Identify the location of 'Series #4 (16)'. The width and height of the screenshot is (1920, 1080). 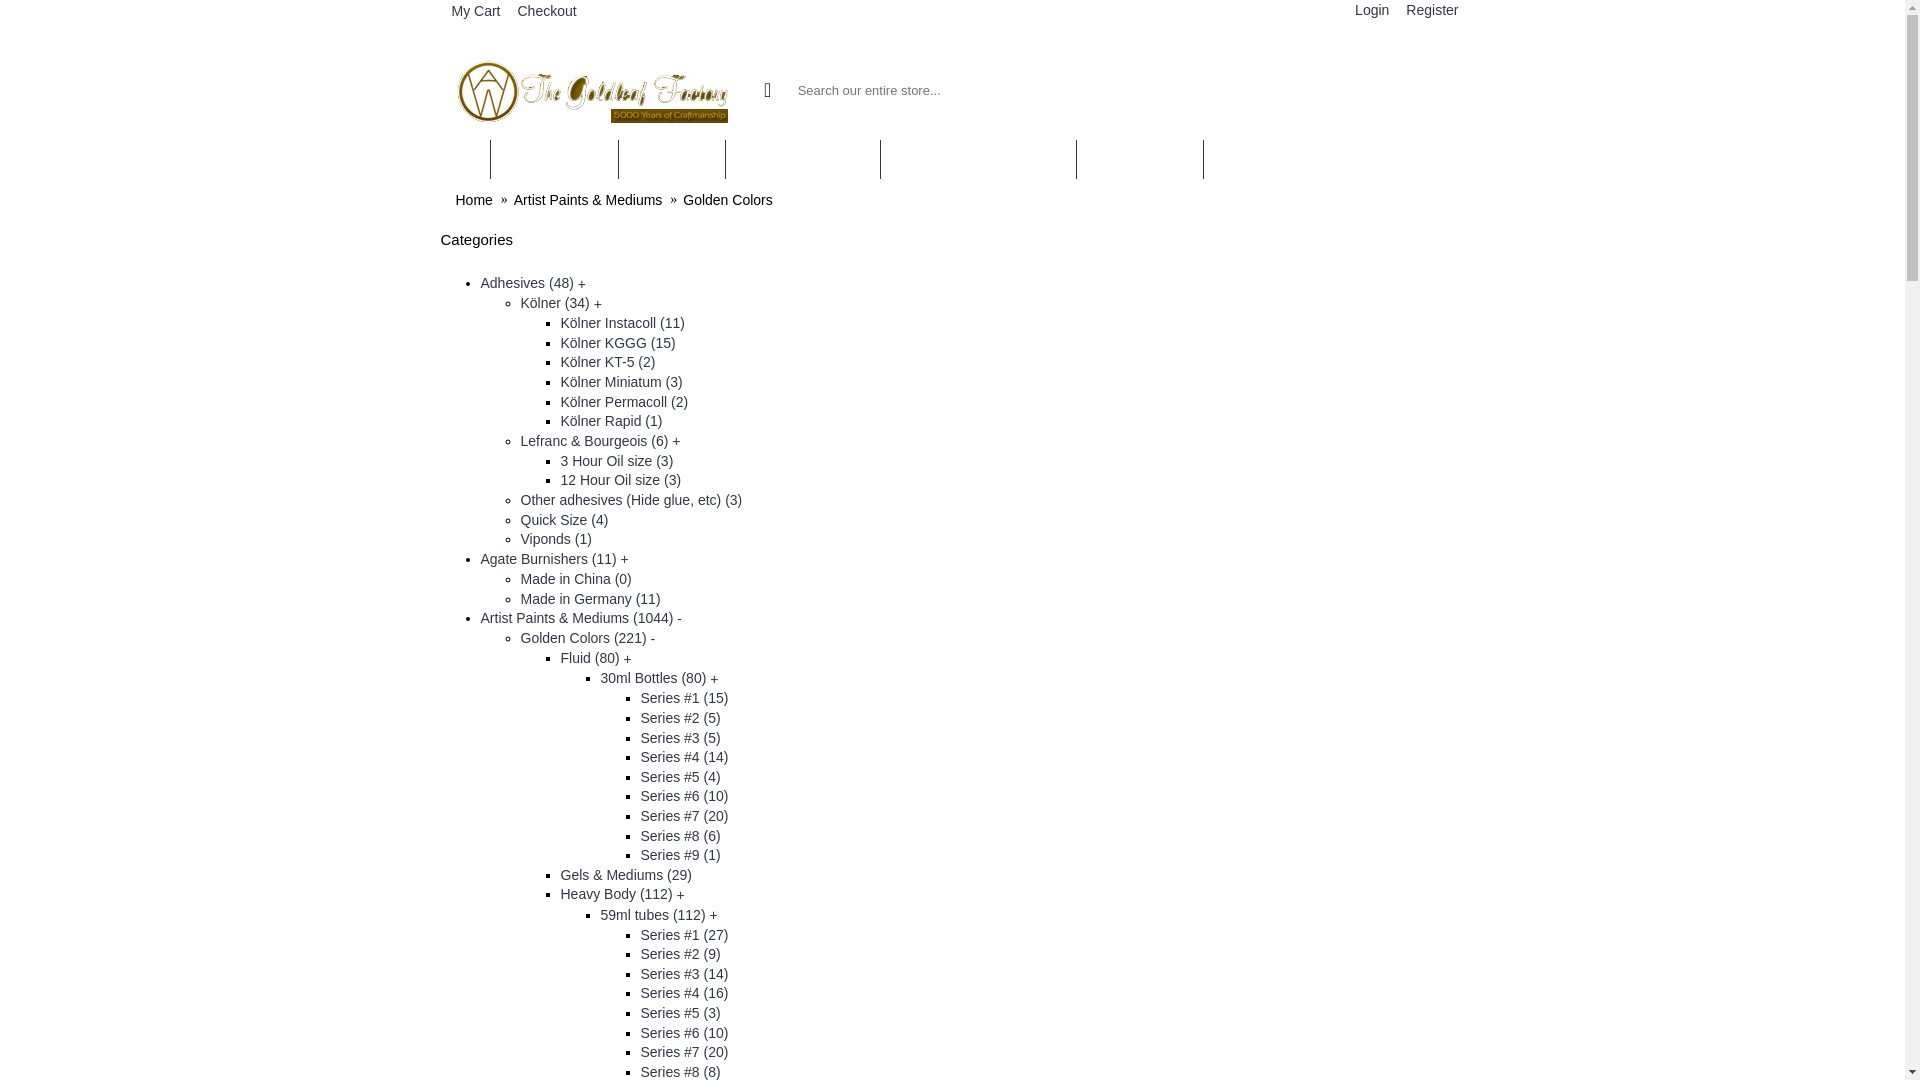
(683, 992).